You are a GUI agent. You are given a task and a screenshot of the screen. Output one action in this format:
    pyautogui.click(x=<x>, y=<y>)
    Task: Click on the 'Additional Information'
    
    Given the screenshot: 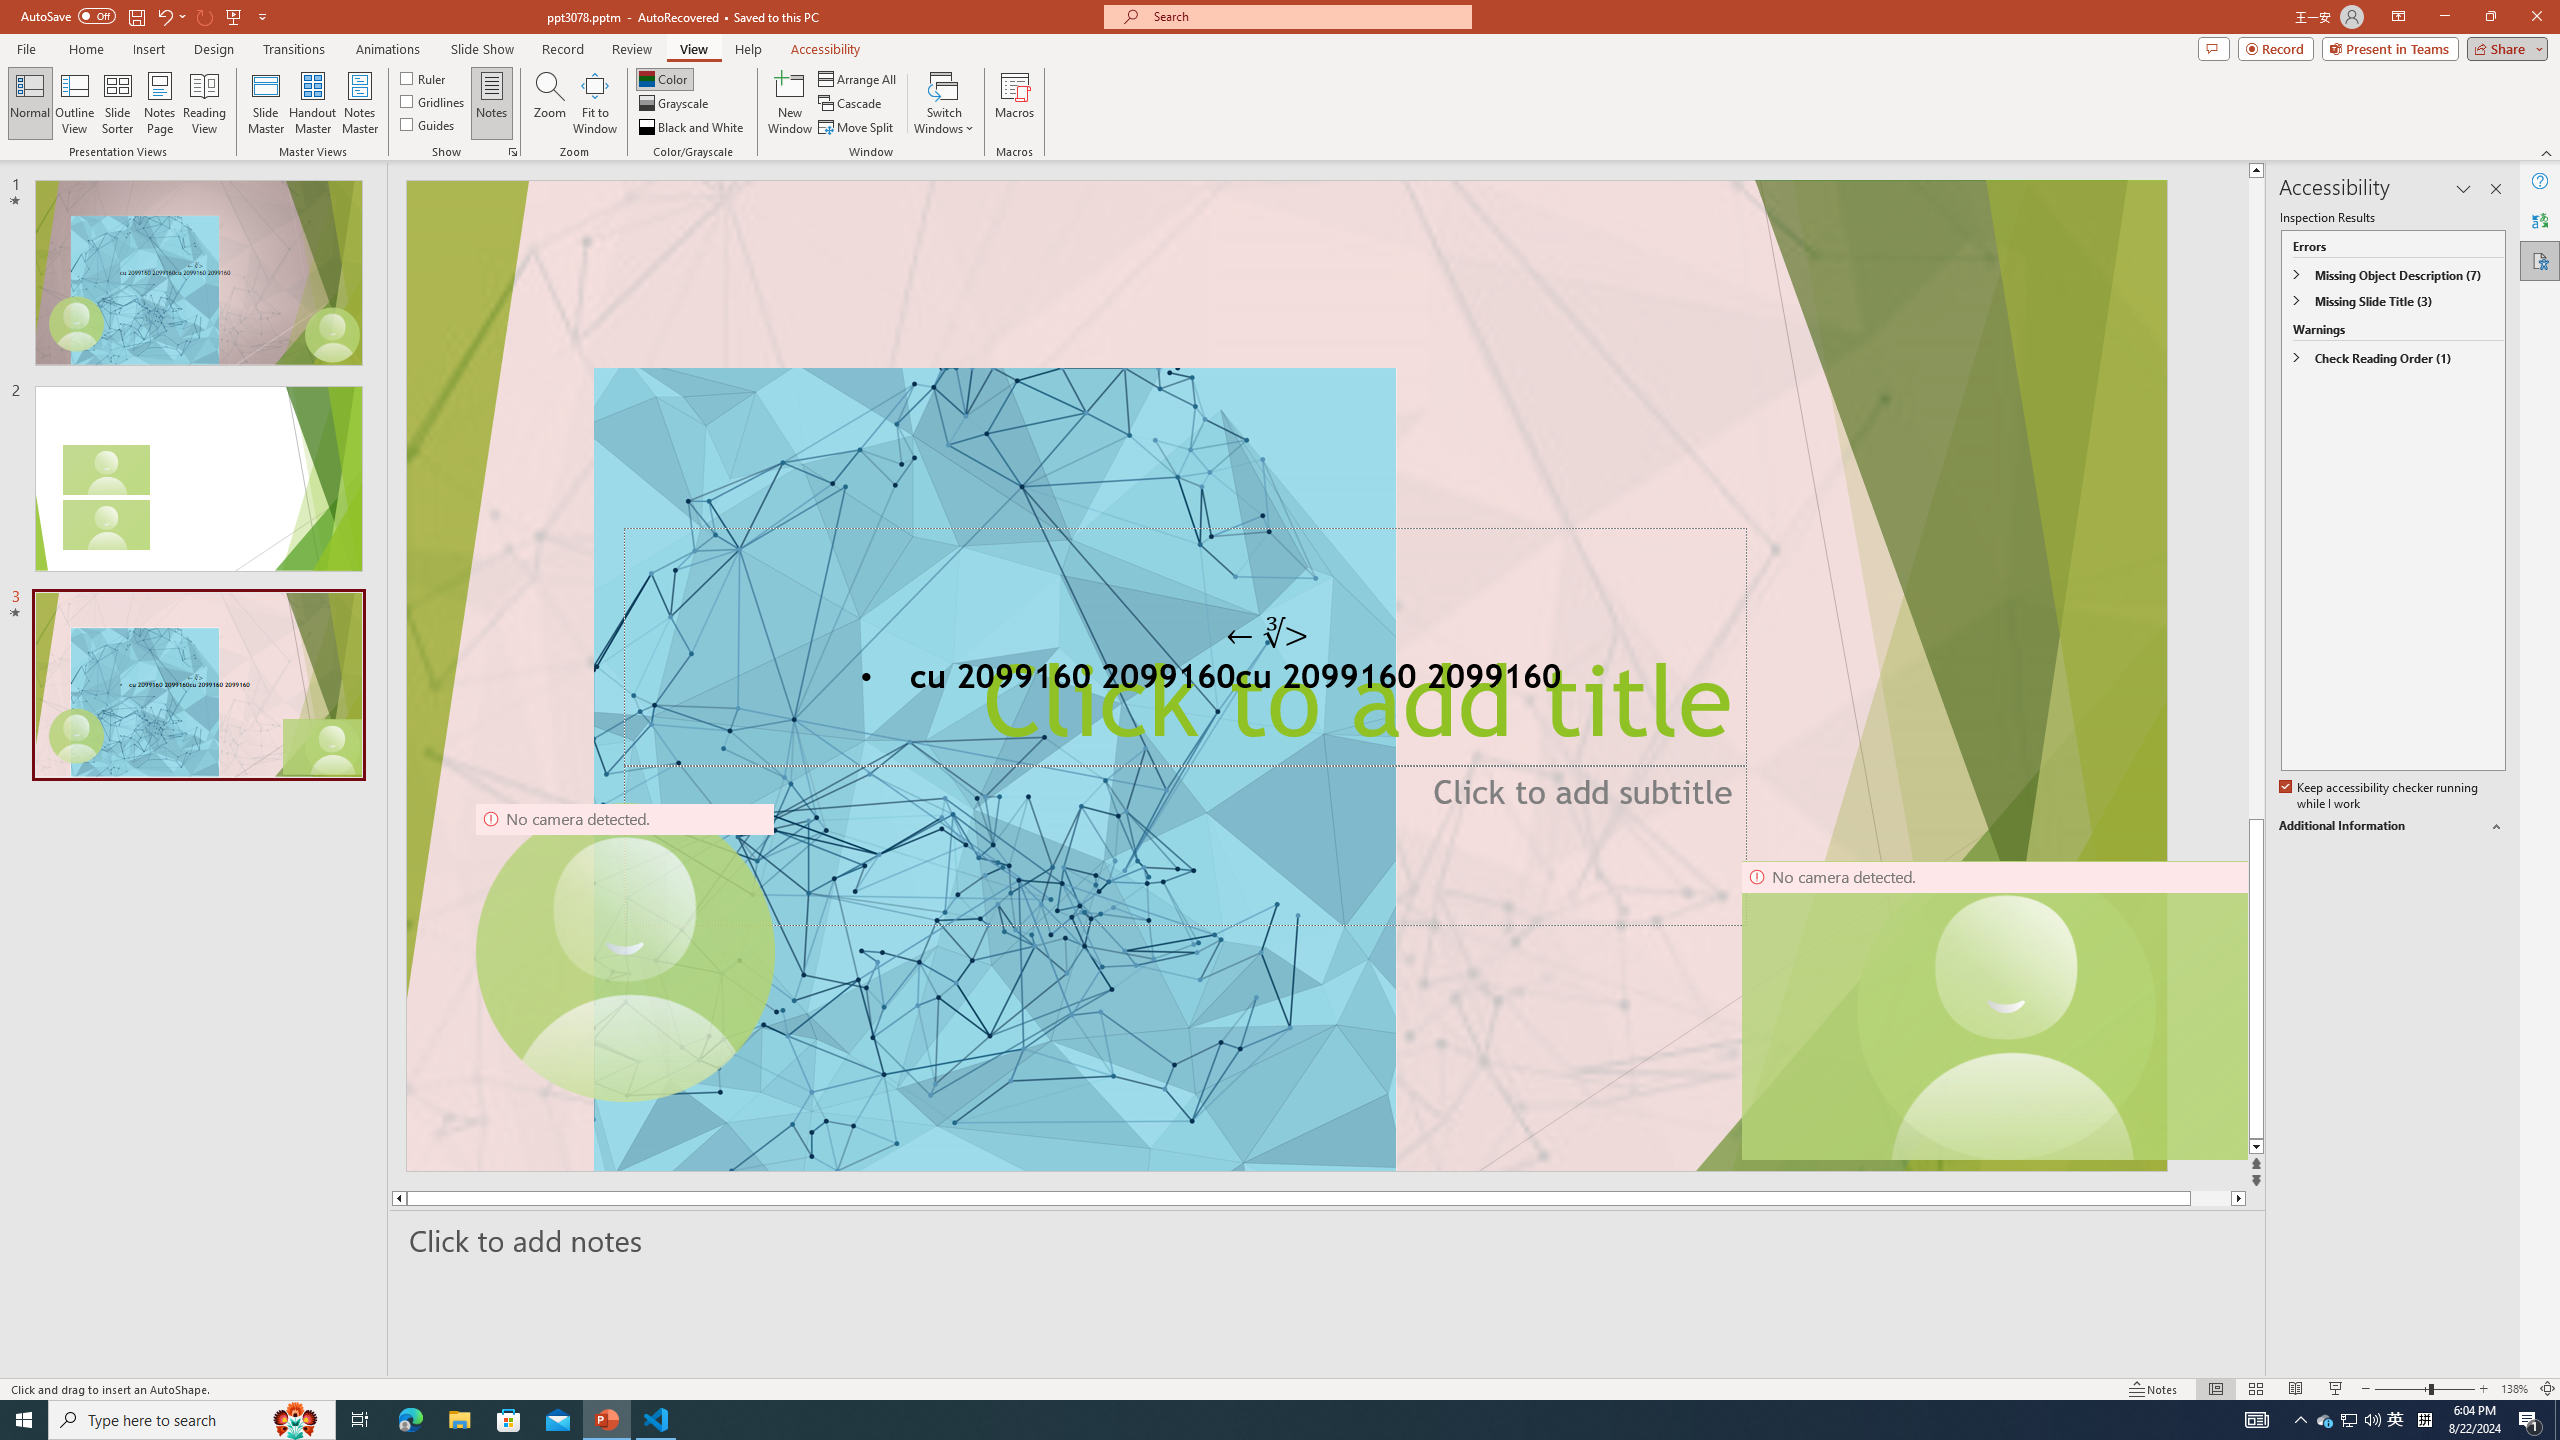 What is the action you would take?
    pyautogui.click(x=2392, y=826)
    